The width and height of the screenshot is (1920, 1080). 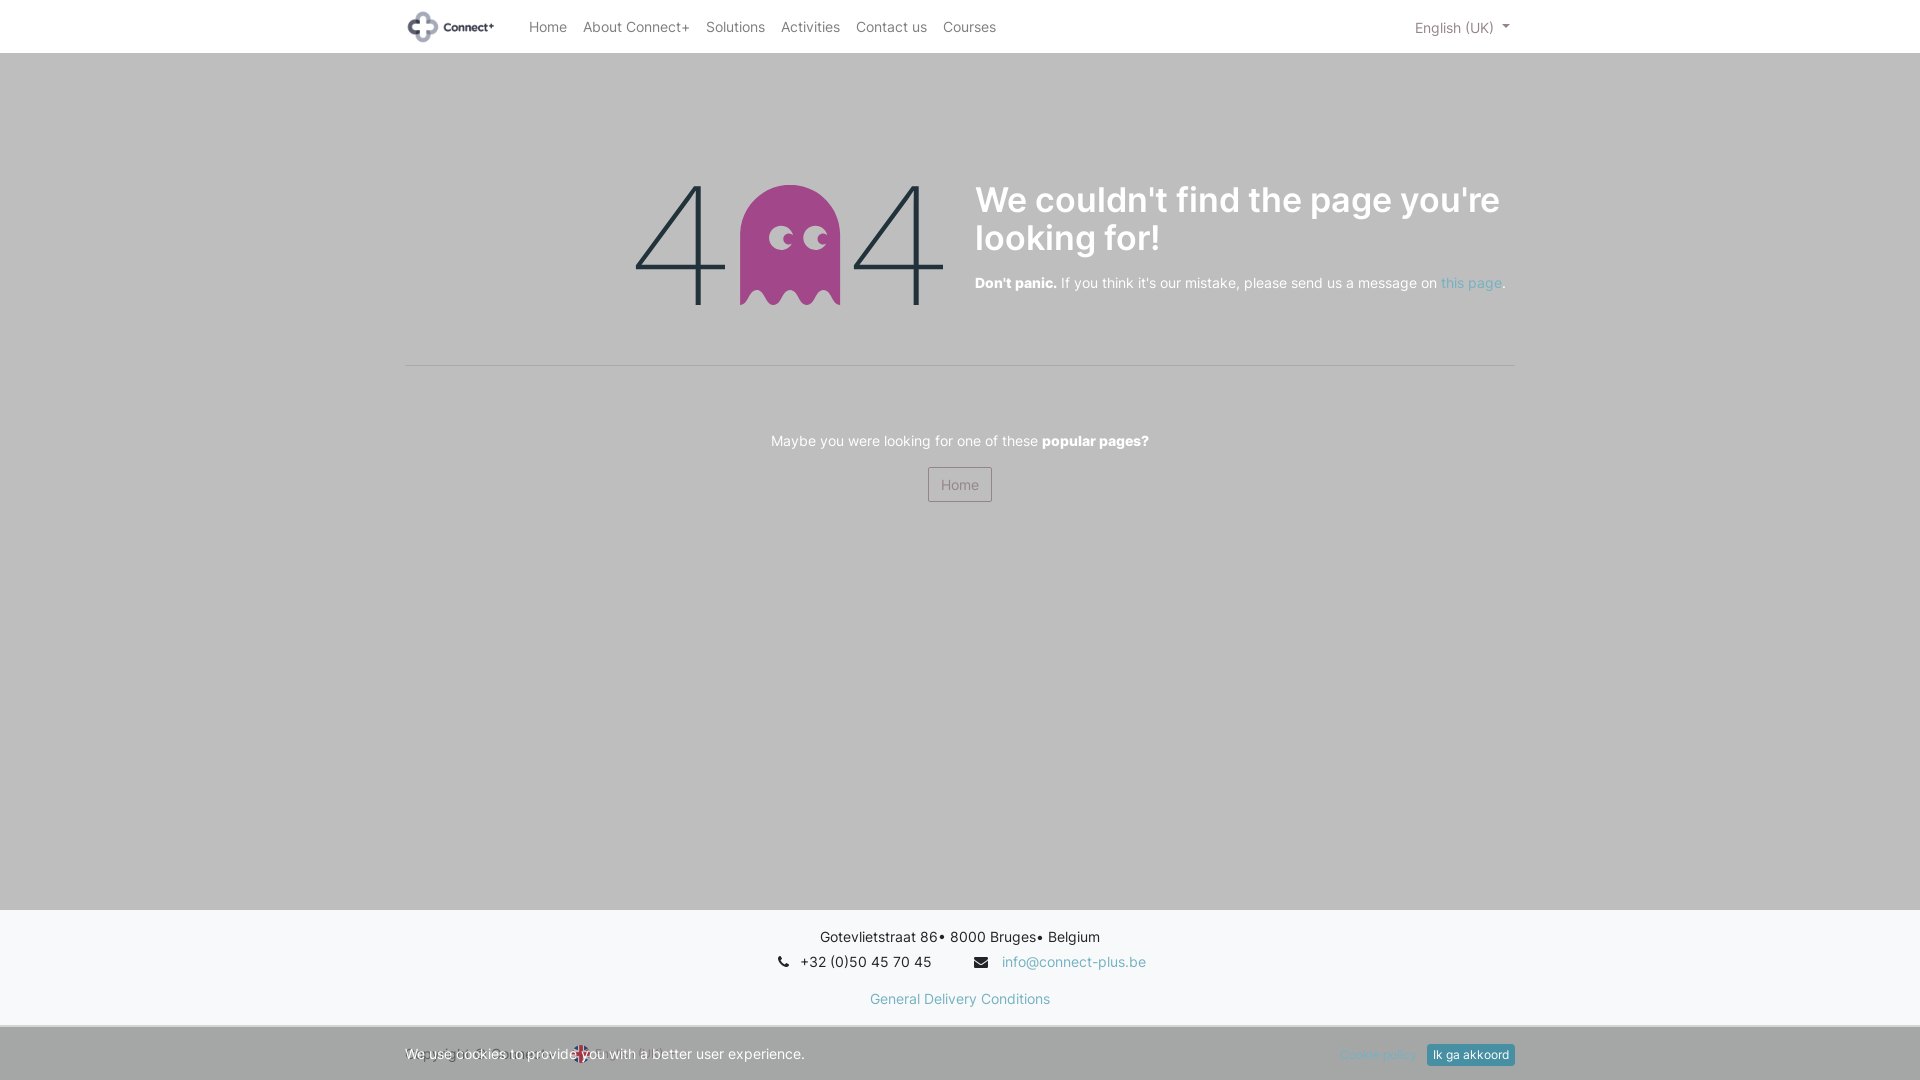 I want to click on 'Cookie policy', so click(x=1377, y=1054).